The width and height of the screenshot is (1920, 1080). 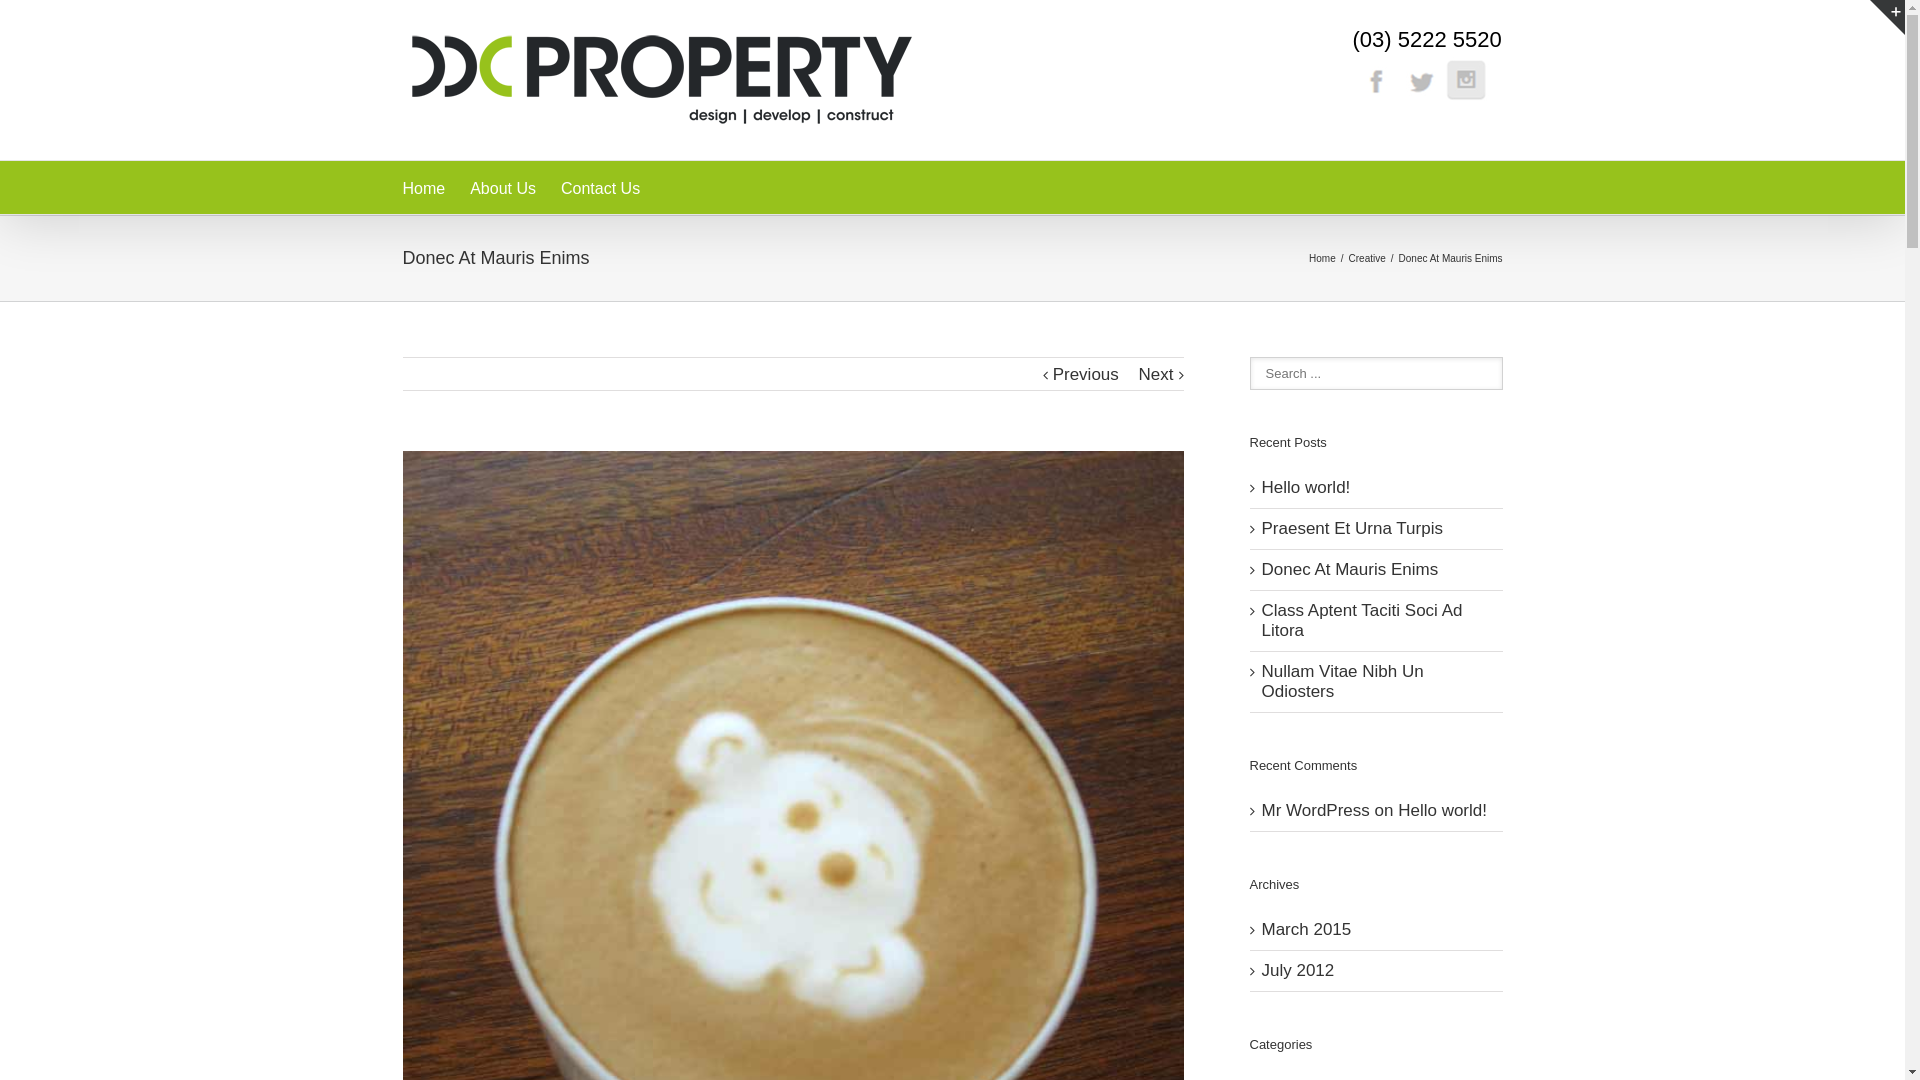 What do you see at coordinates (1309, 256) in the screenshot?
I see `'Home'` at bounding box center [1309, 256].